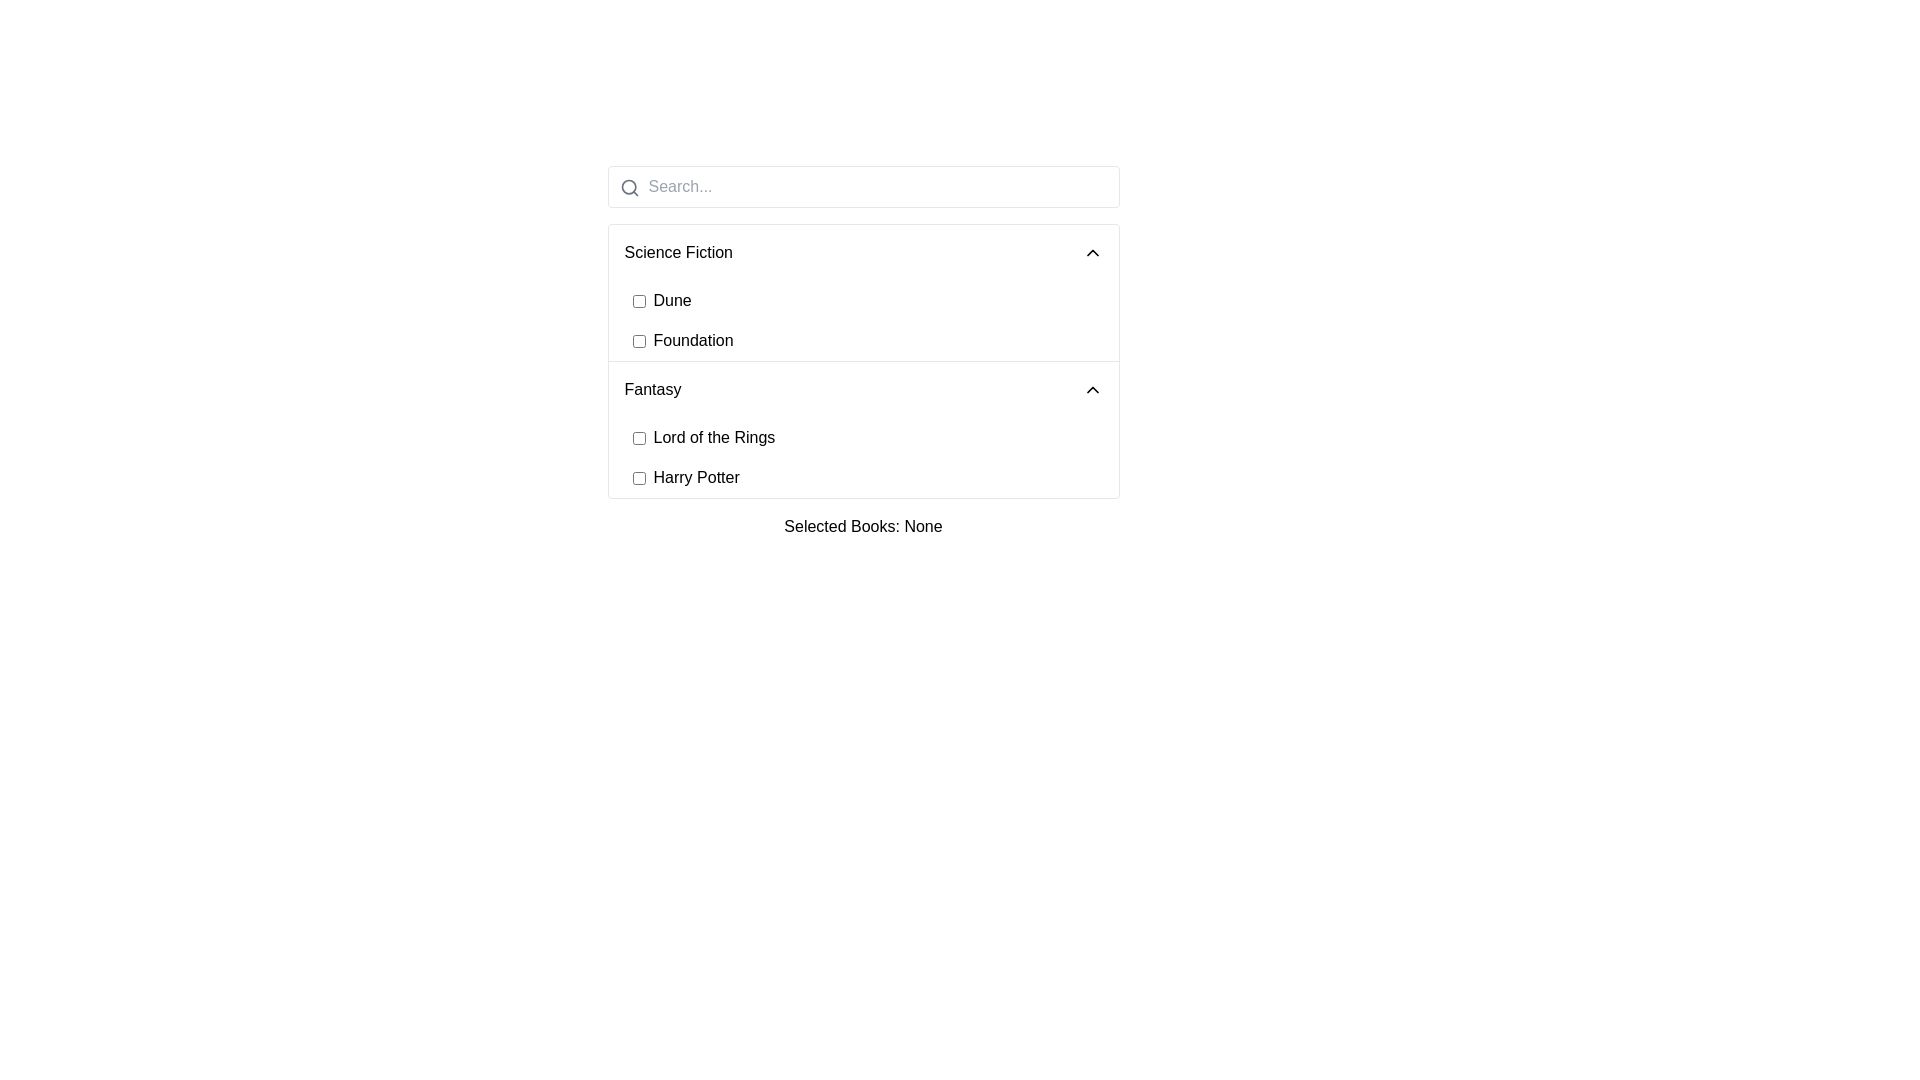 The width and height of the screenshot is (1920, 1080). What do you see at coordinates (875, 437) in the screenshot?
I see `the checkbox for 'Lord of the Rings'` at bounding box center [875, 437].